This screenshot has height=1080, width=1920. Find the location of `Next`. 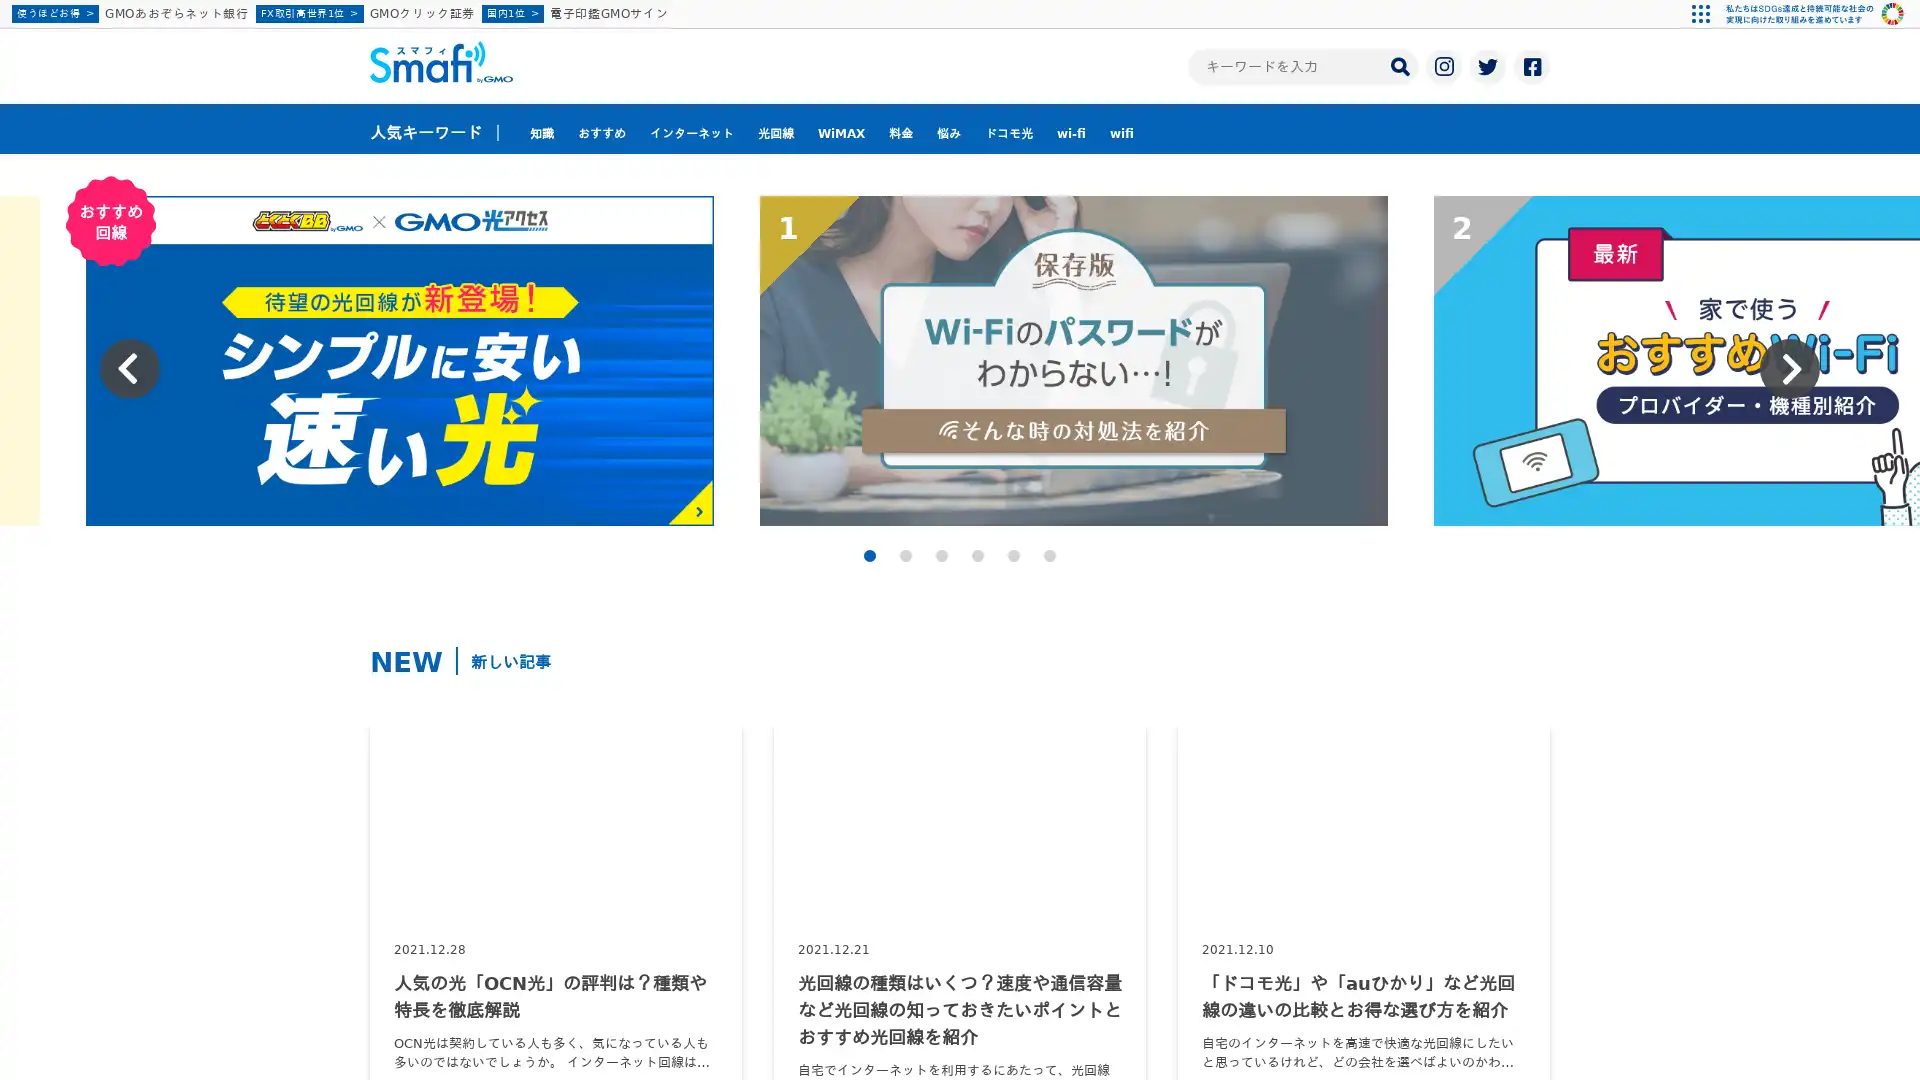

Next is located at coordinates (1790, 369).